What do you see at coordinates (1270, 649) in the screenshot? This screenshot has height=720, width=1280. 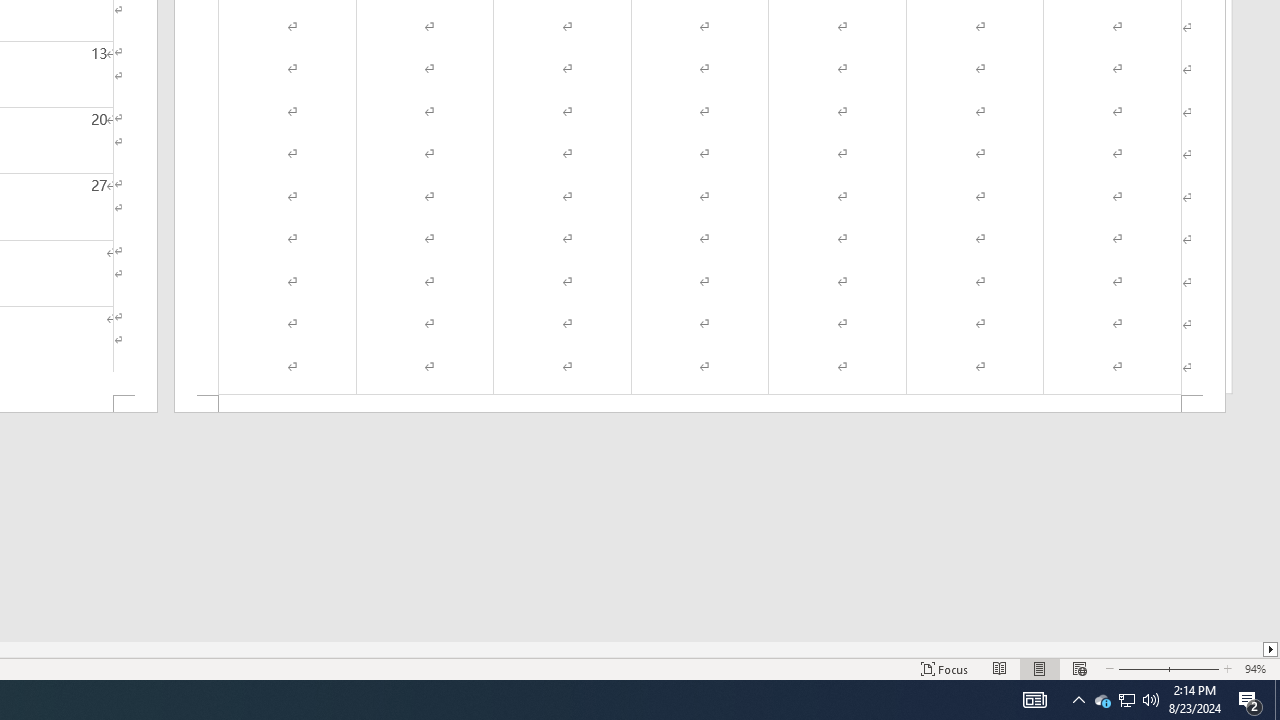 I see `'Column right'` at bounding box center [1270, 649].